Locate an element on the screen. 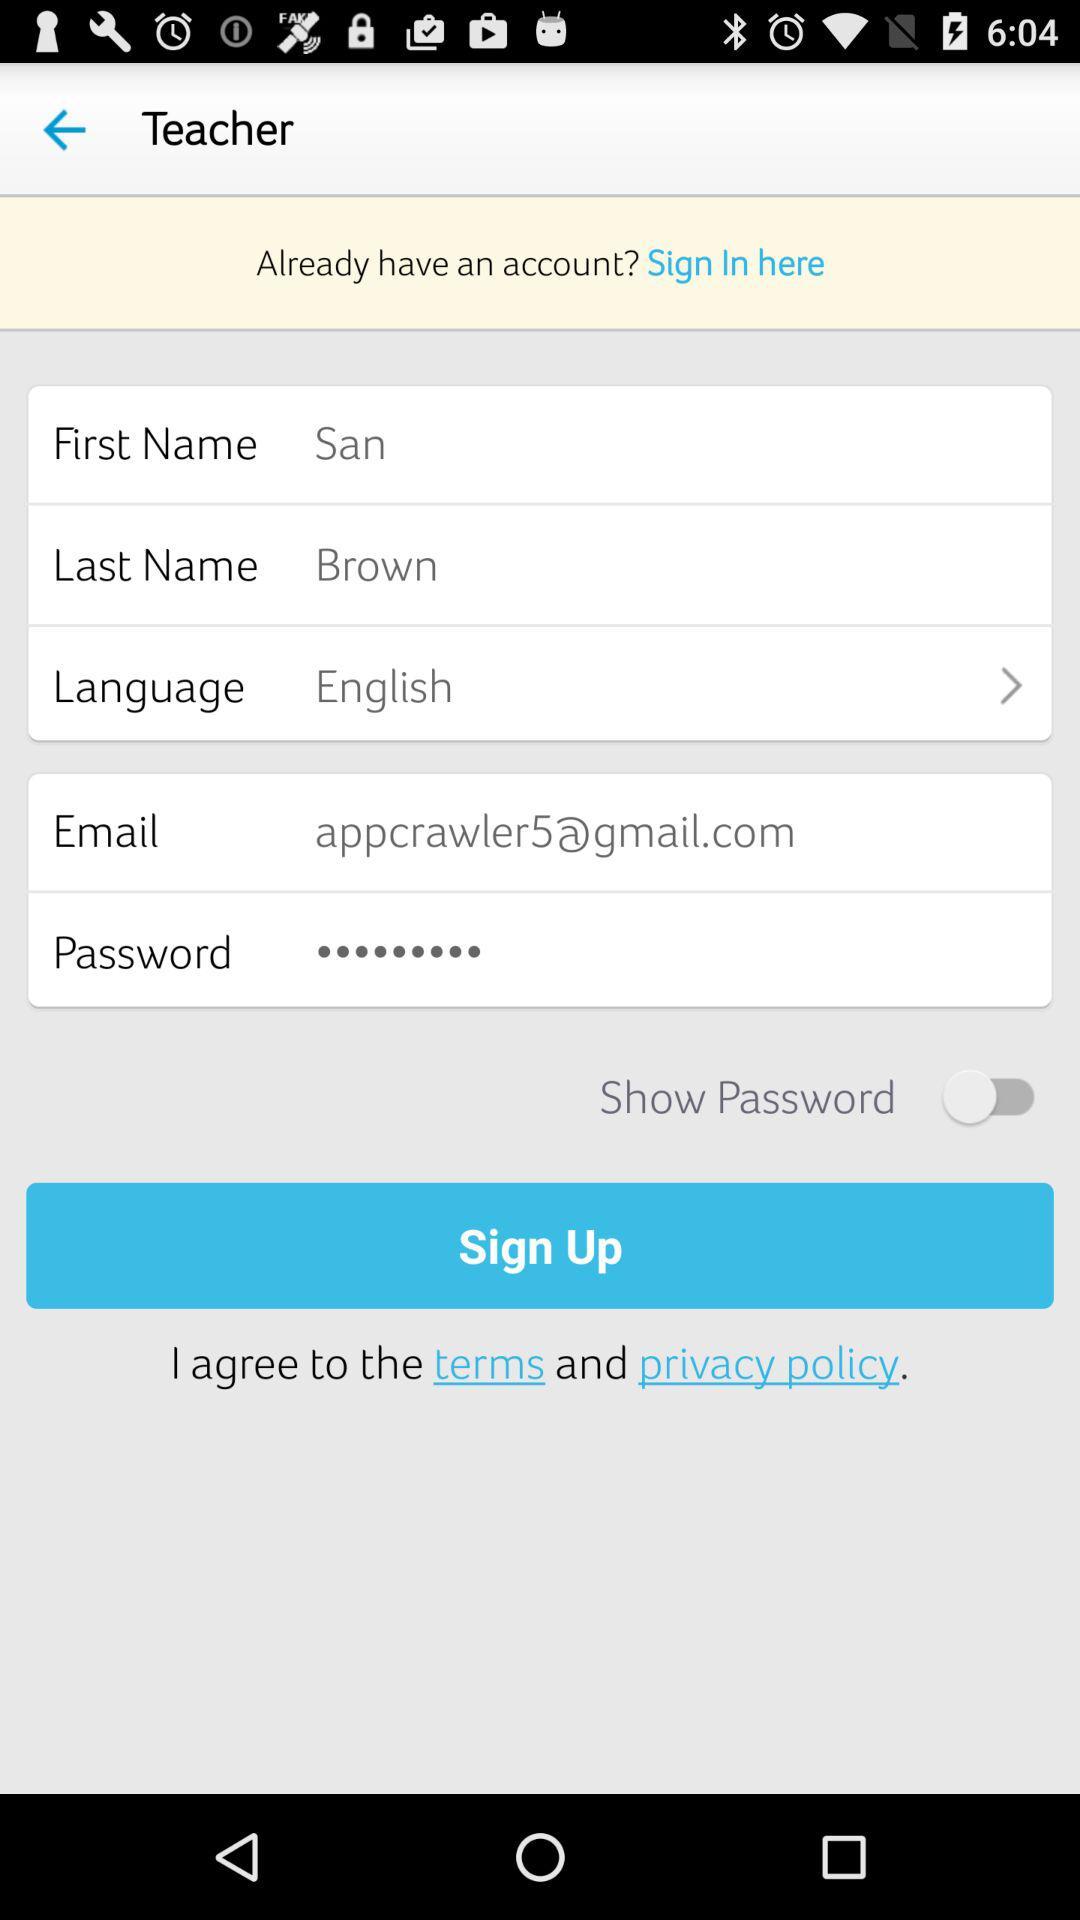  show password is located at coordinates (987, 1095).